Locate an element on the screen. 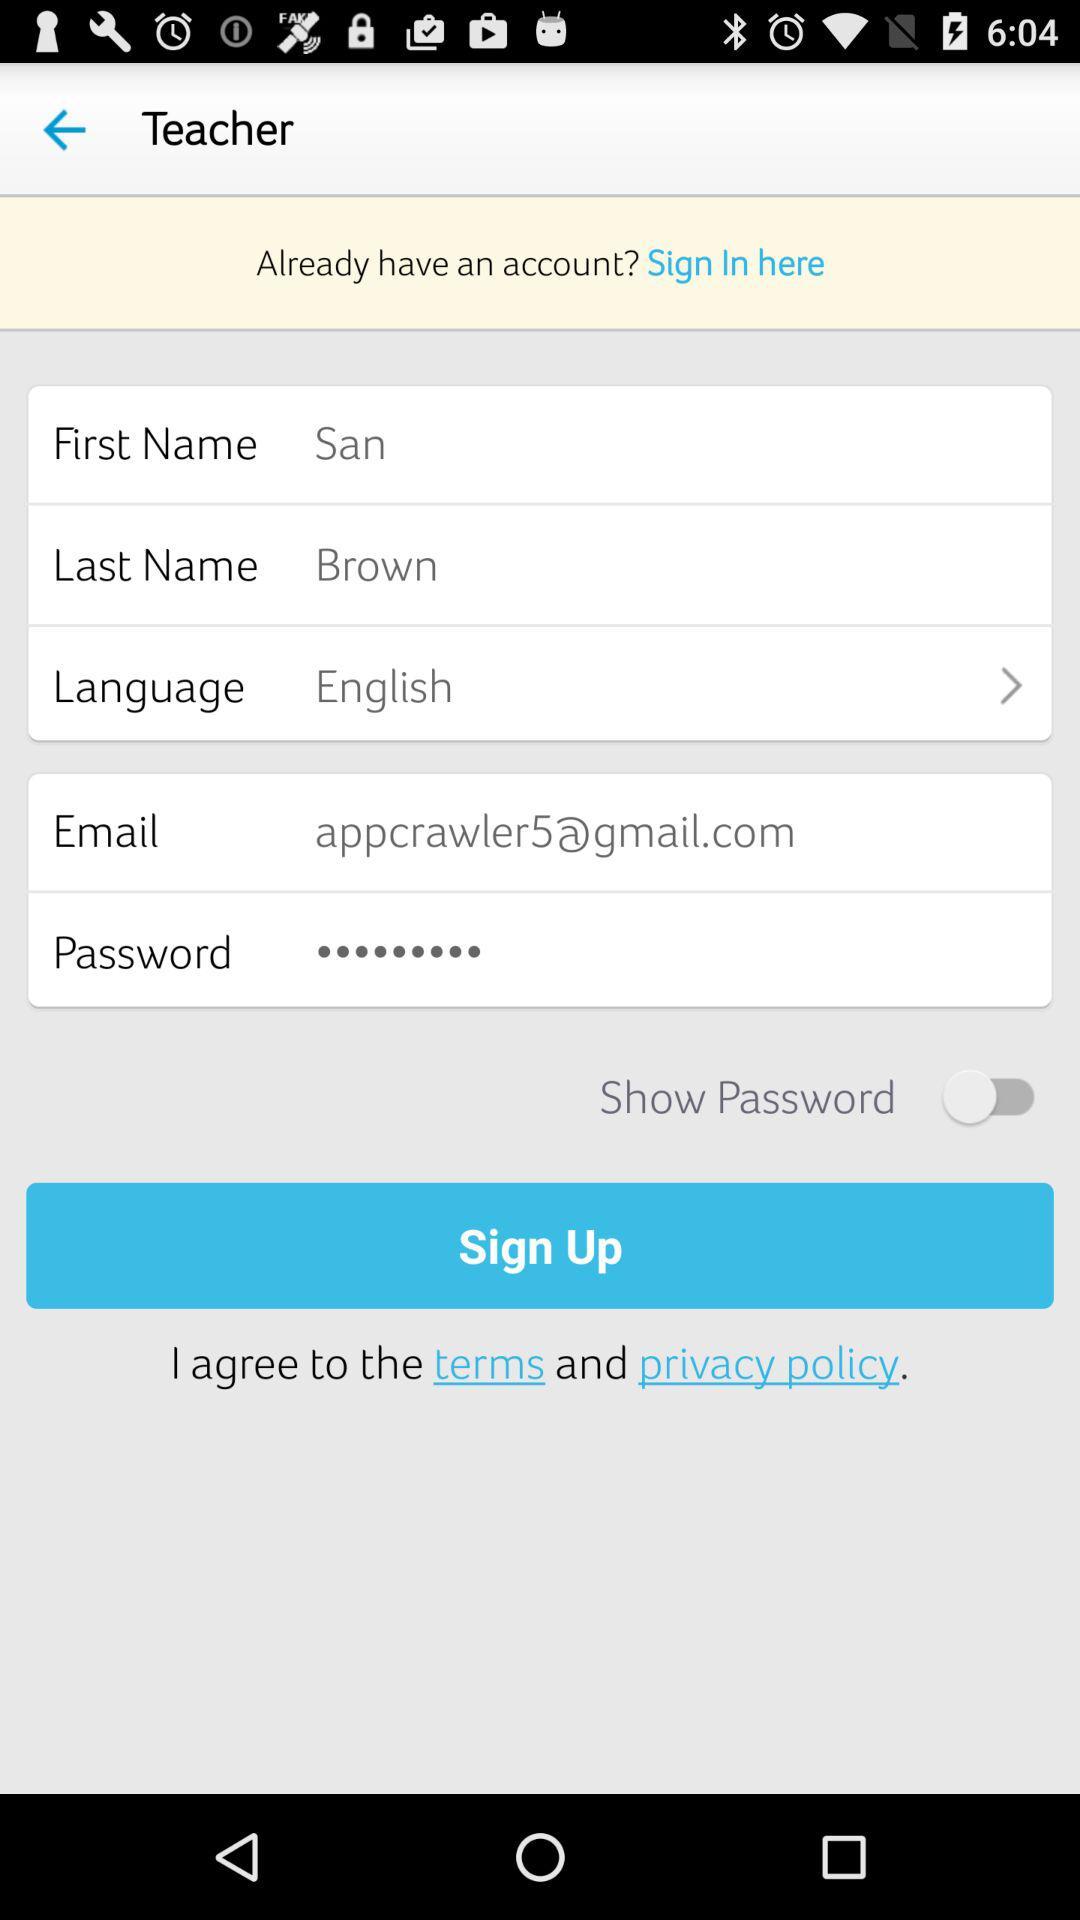  show password is located at coordinates (987, 1095).